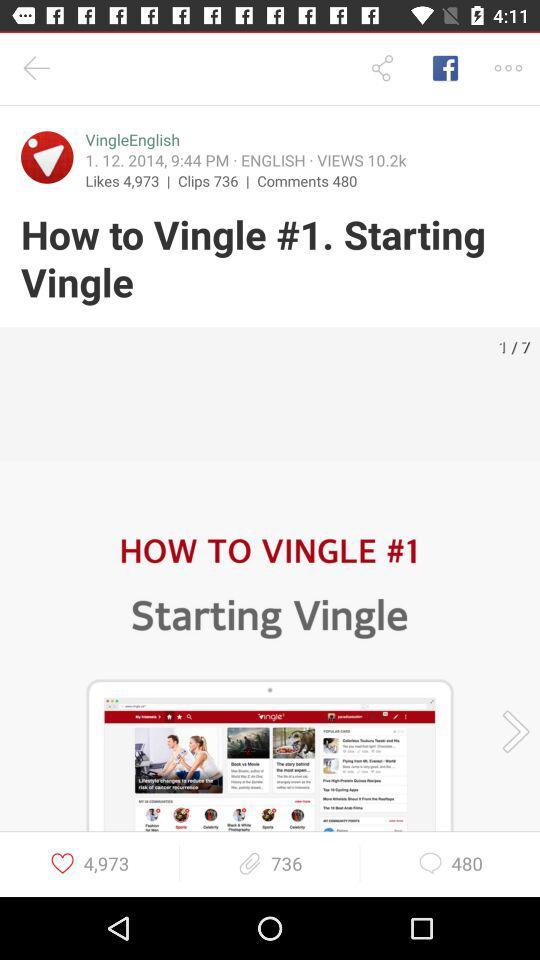 The width and height of the screenshot is (540, 960). I want to click on visit website, so click(47, 156).